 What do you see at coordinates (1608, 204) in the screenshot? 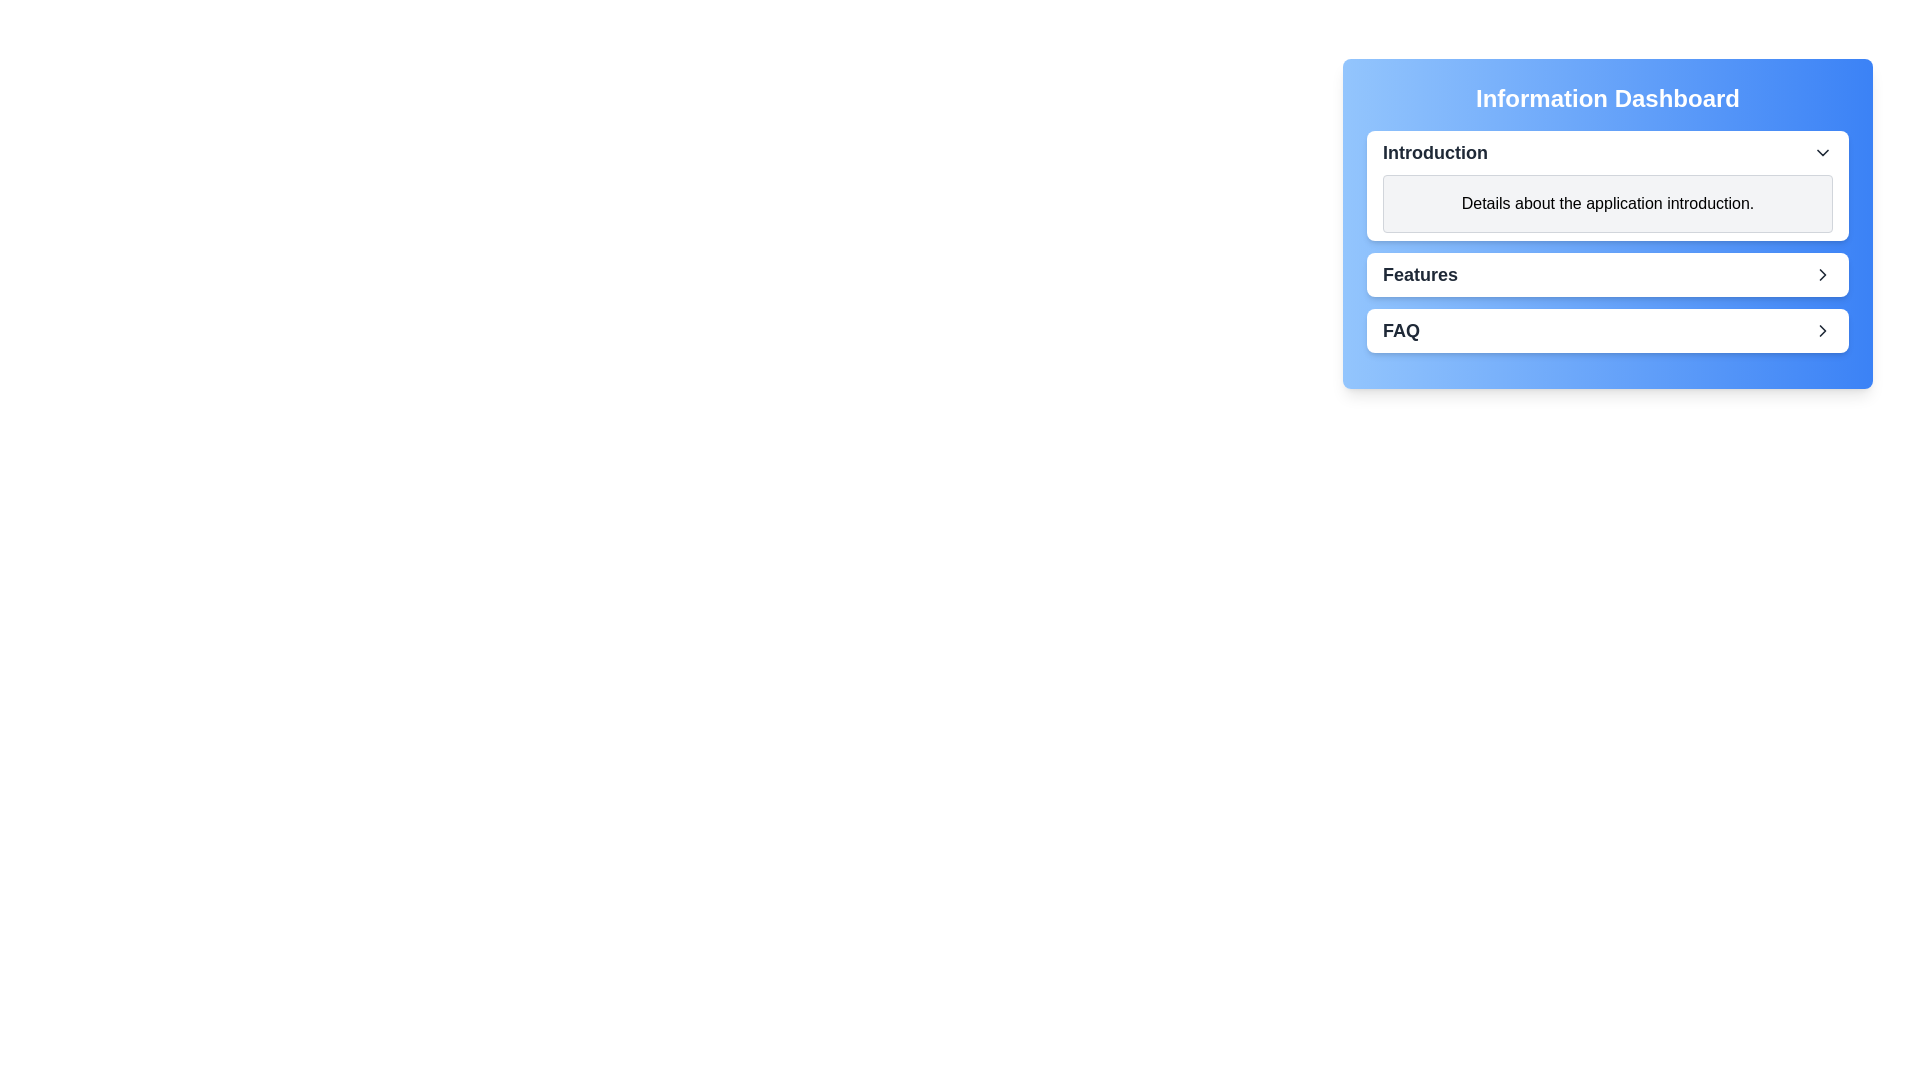
I see `the static informational text block that contains the text 'Details about the application introduction.' located below the title 'Introduction'` at bounding box center [1608, 204].